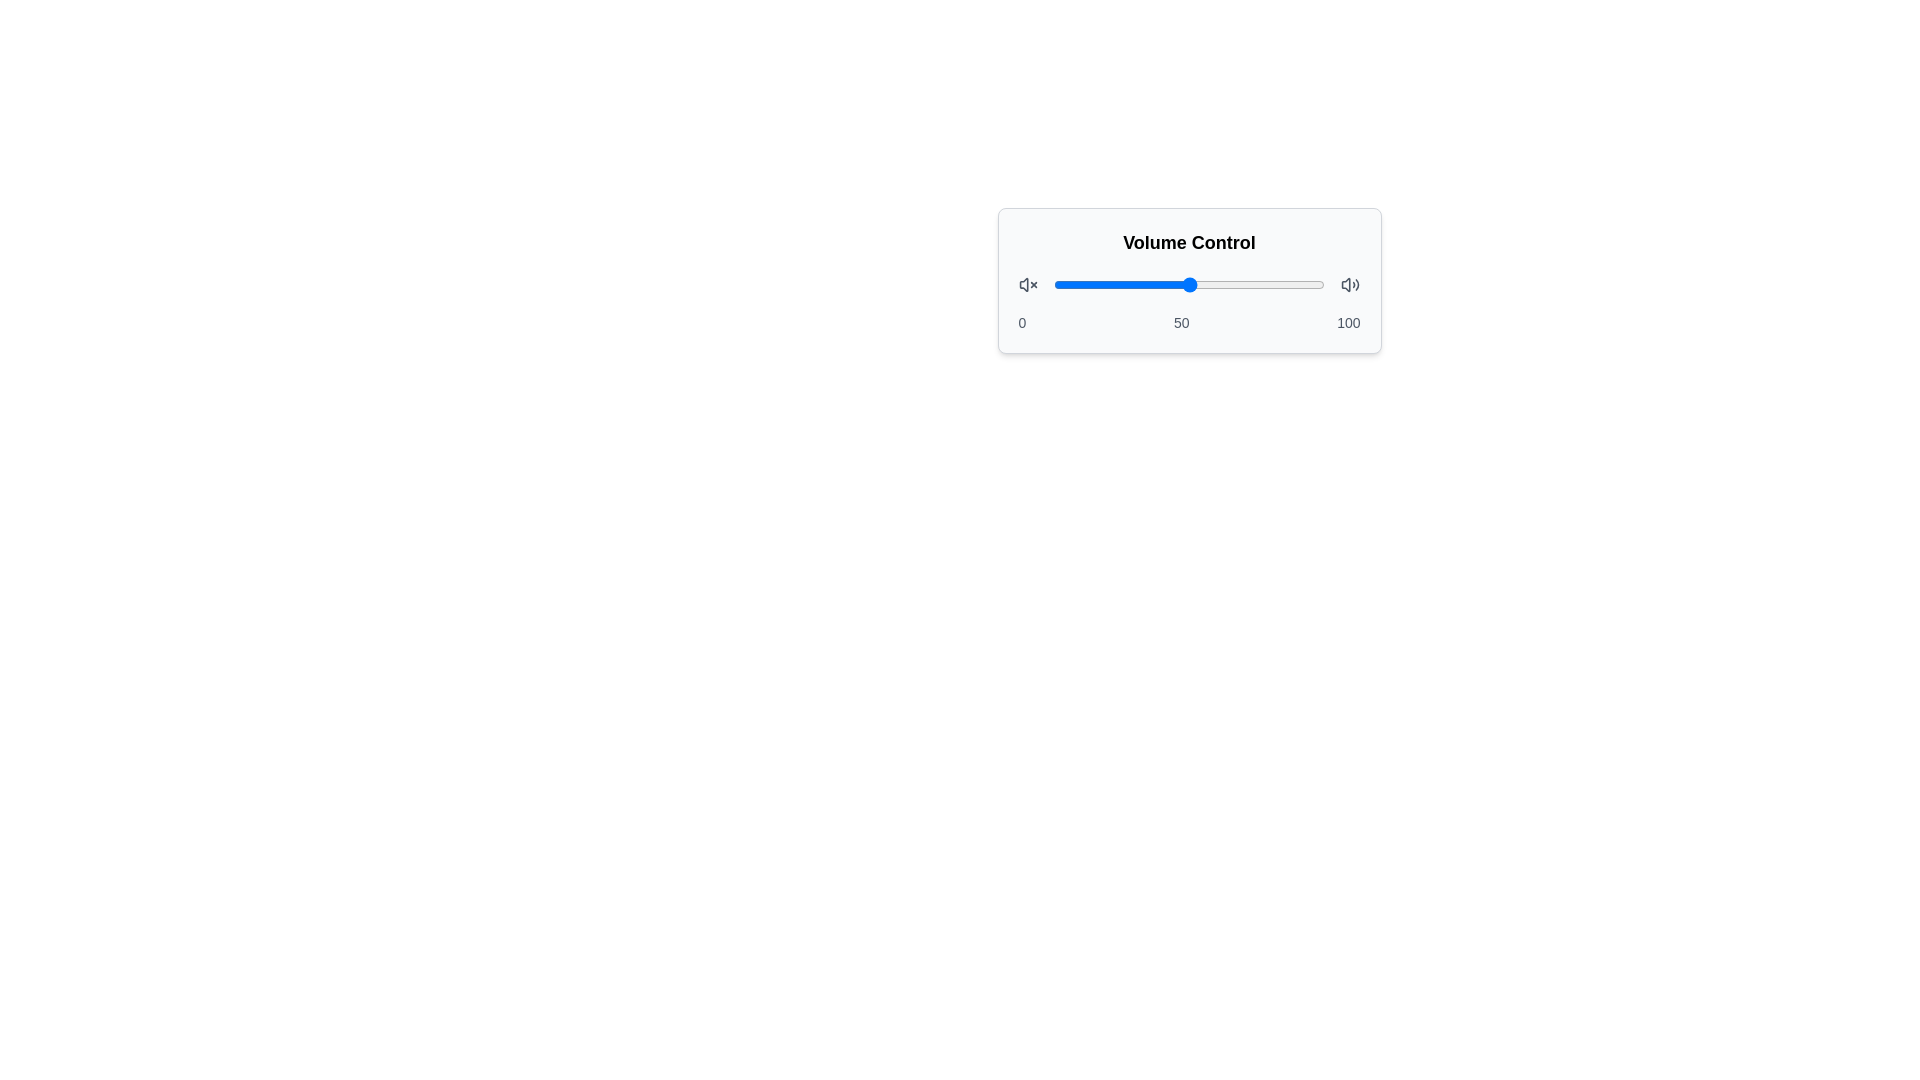 The image size is (1920, 1080). What do you see at coordinates (1210, 285) in the screenshot?
I see `the slider to set the volume to 58` at bounding box center [1210, 285].